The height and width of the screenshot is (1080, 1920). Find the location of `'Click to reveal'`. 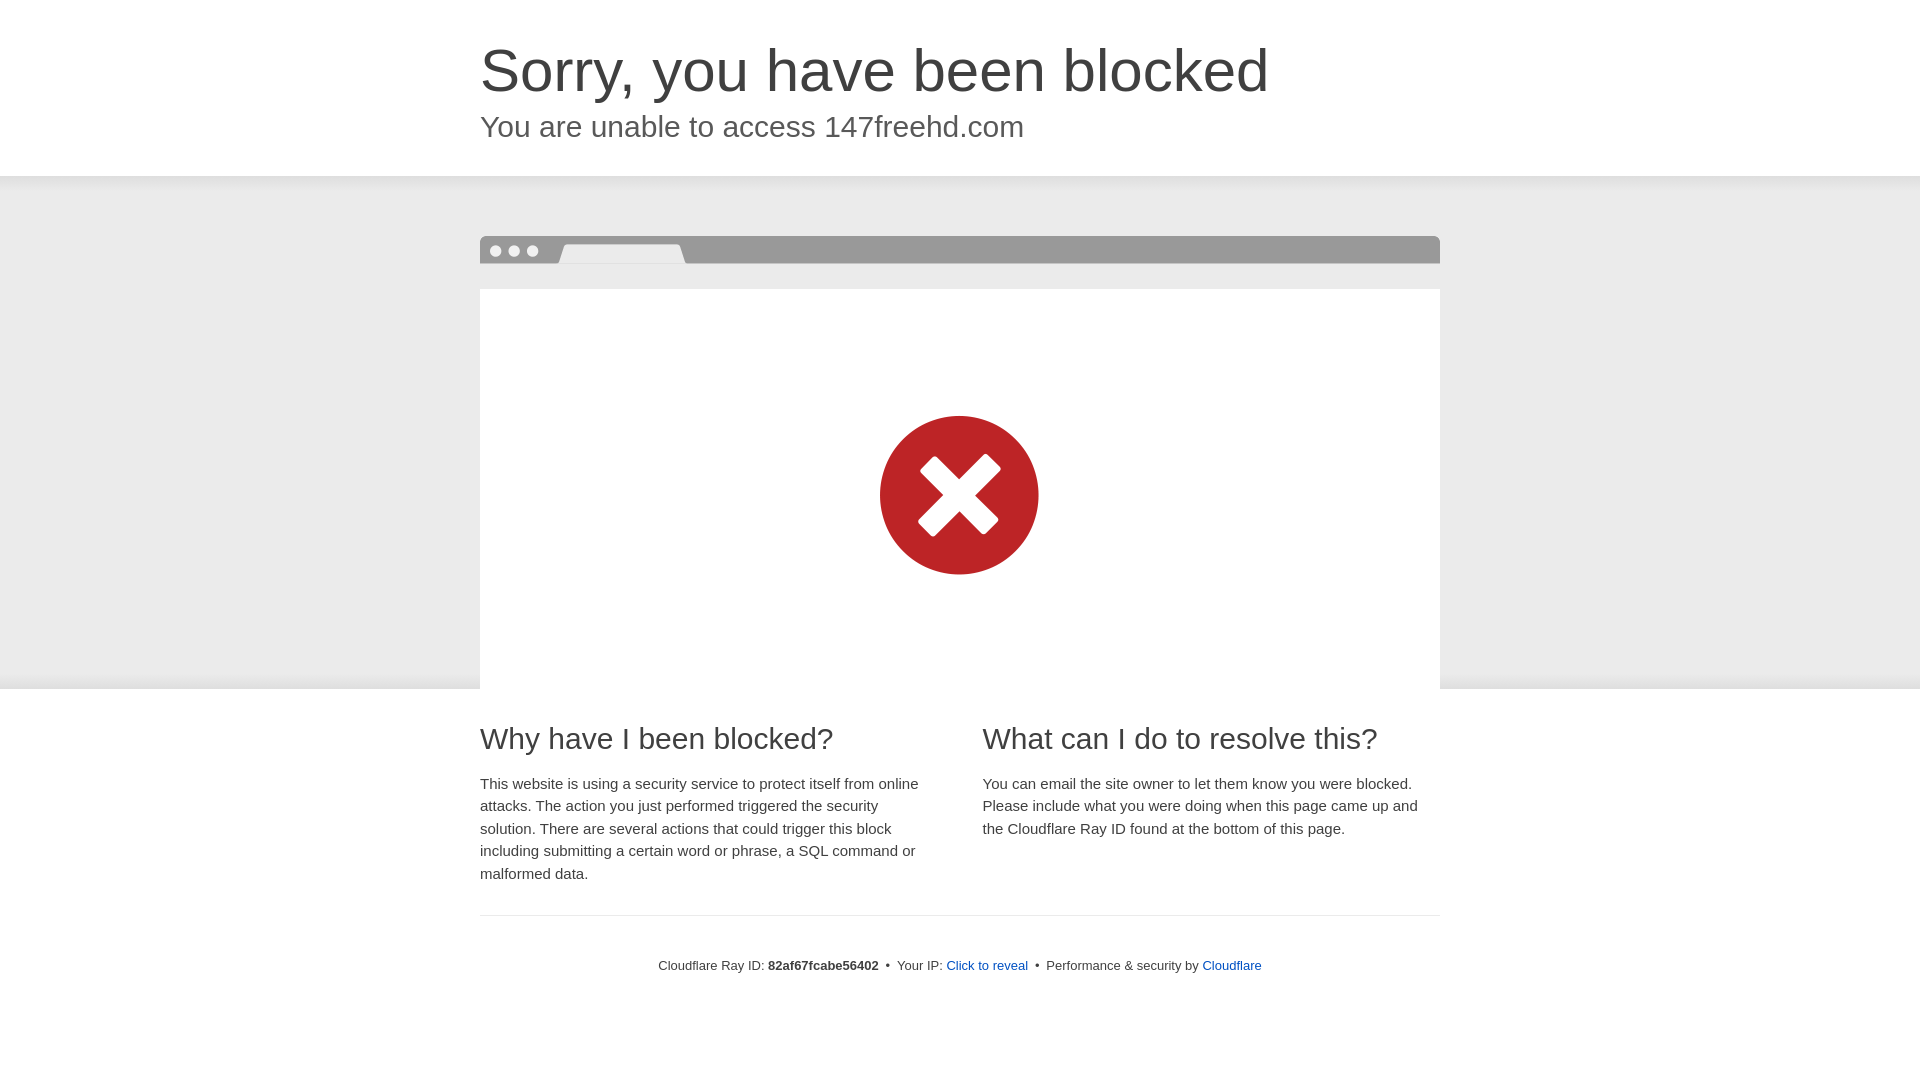

'Click to reveal' is located at coordinates (987, 964).